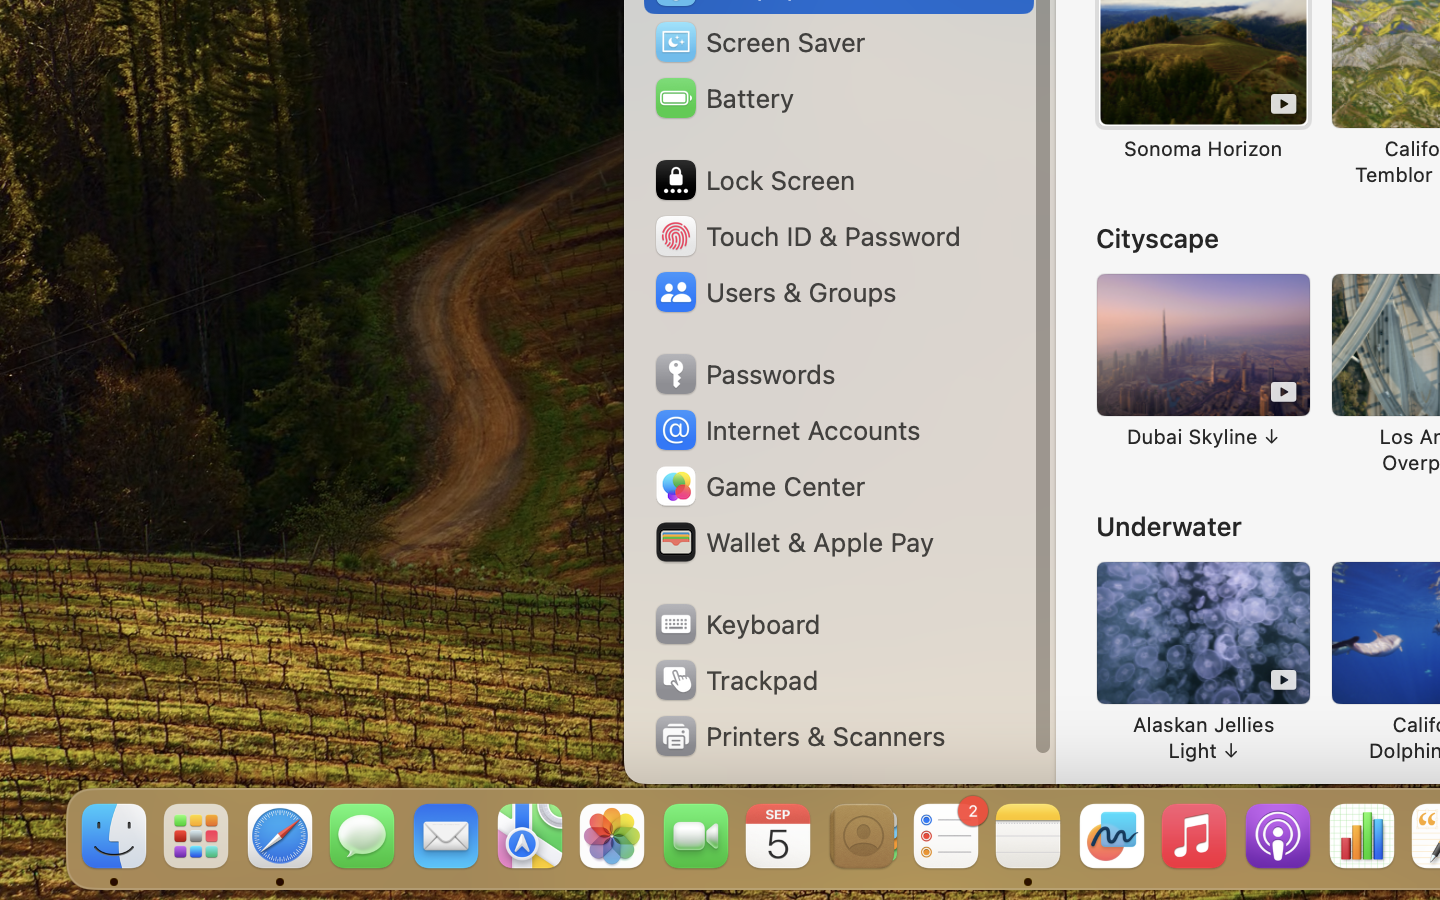  What do you see at coordinates (773, 290) in the screenshot?
I see `'Users & Groups'` at bounding box center [773, 290].